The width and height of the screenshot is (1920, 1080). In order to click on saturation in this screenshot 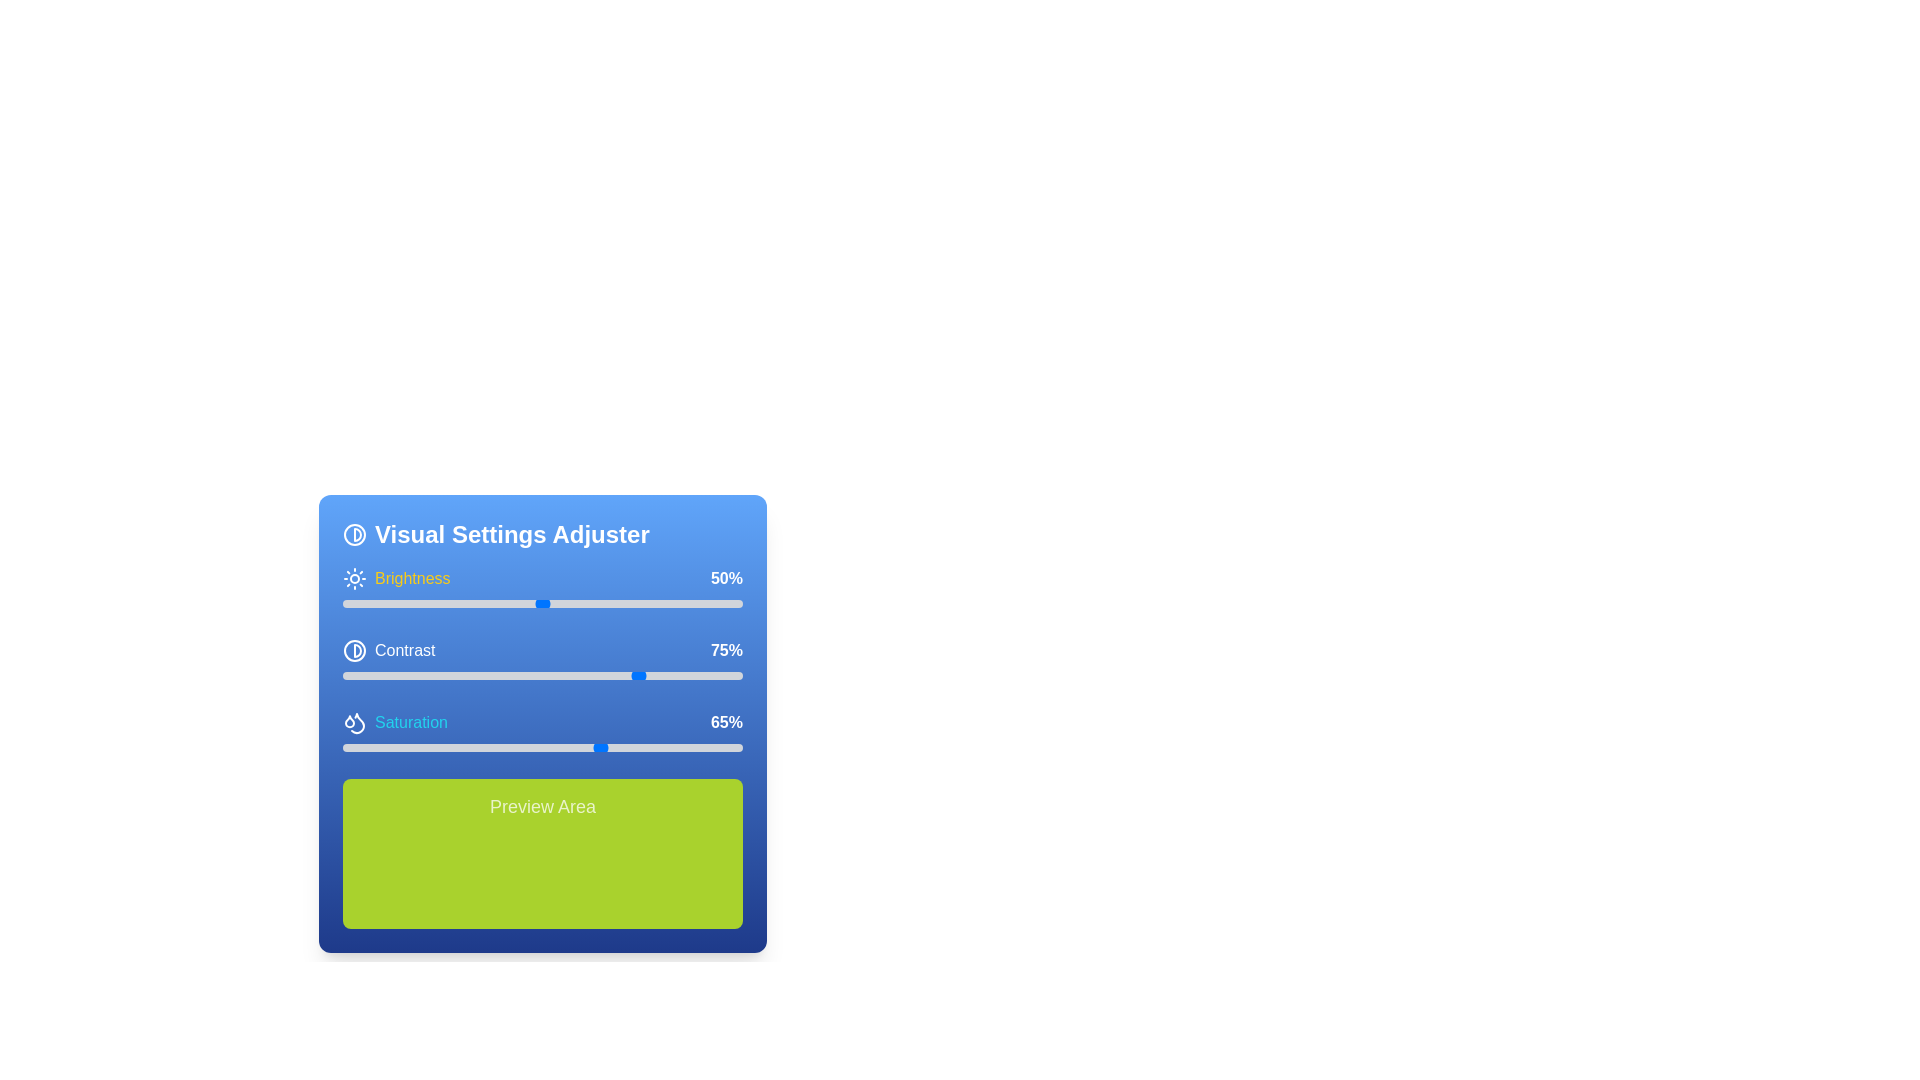, I will do `click(441, 748)`.